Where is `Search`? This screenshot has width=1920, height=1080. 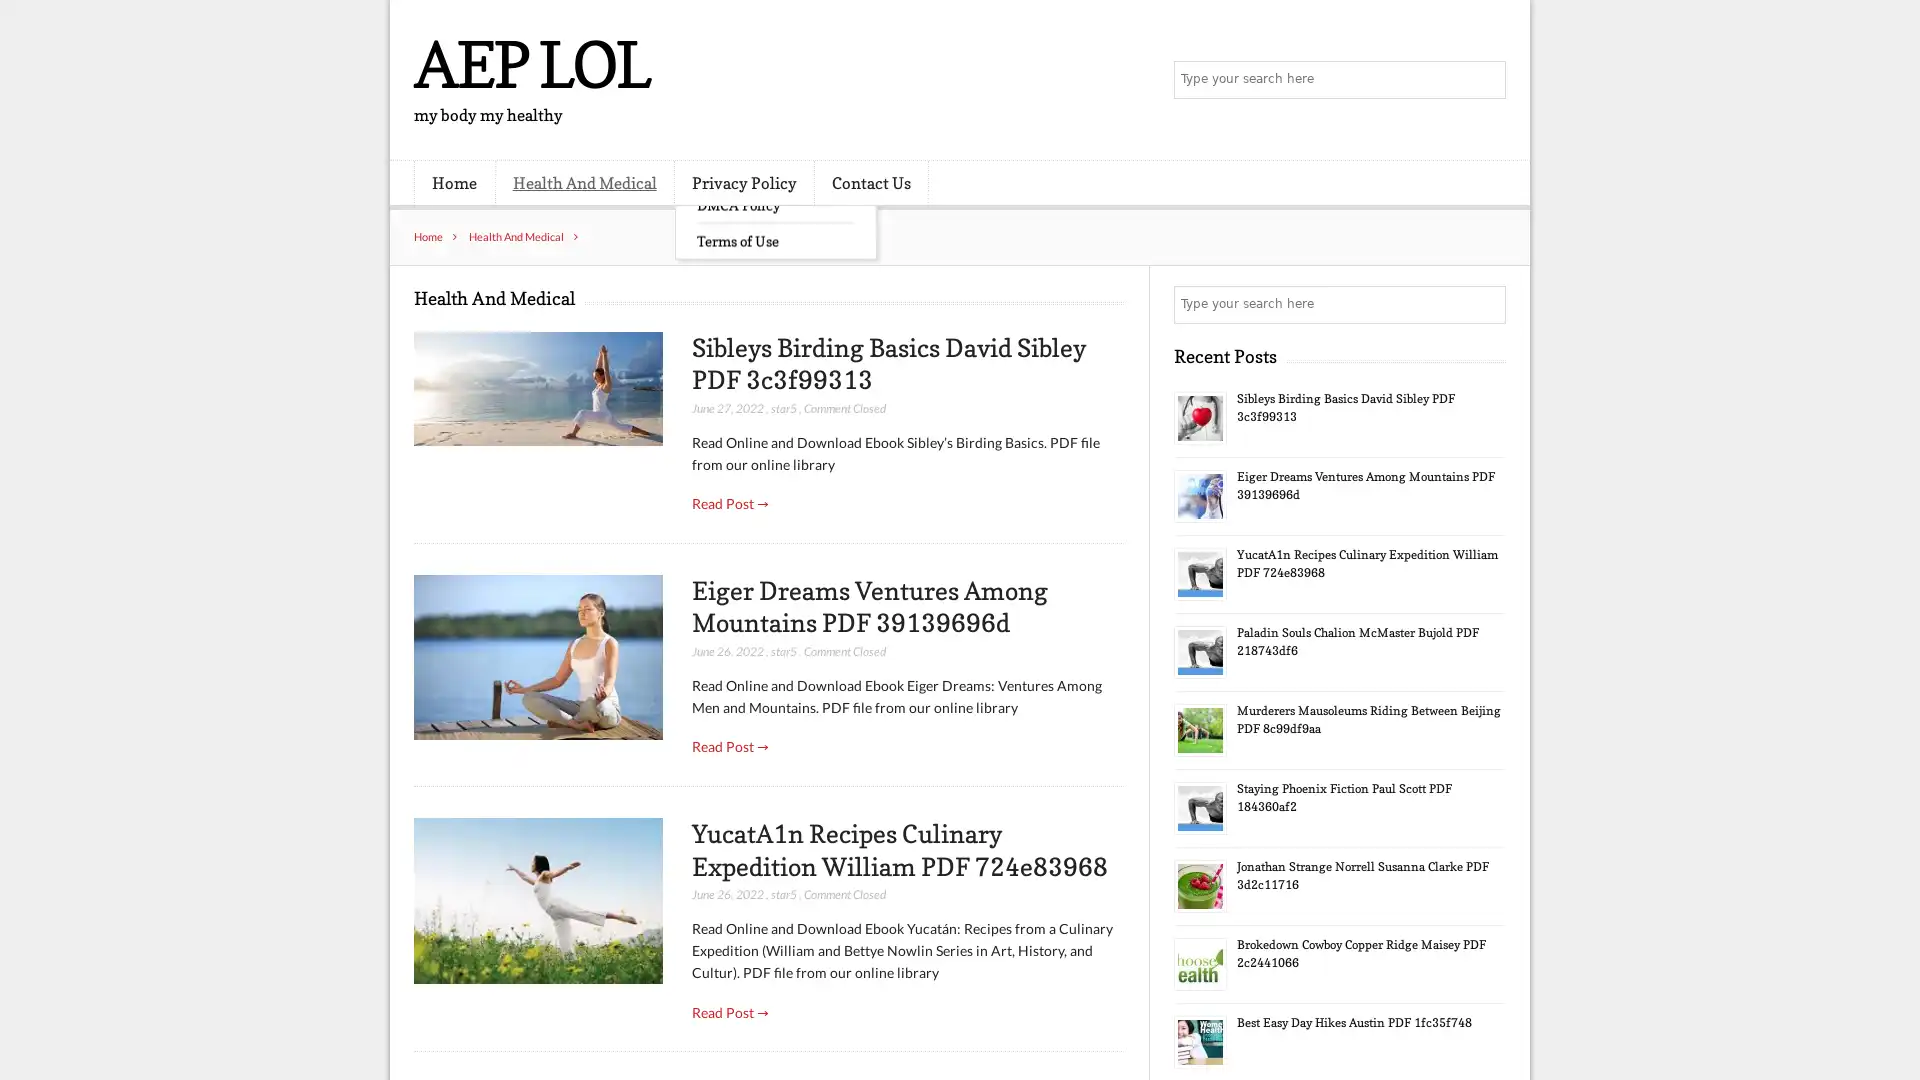
Search is located at coordinates (1485, 80).